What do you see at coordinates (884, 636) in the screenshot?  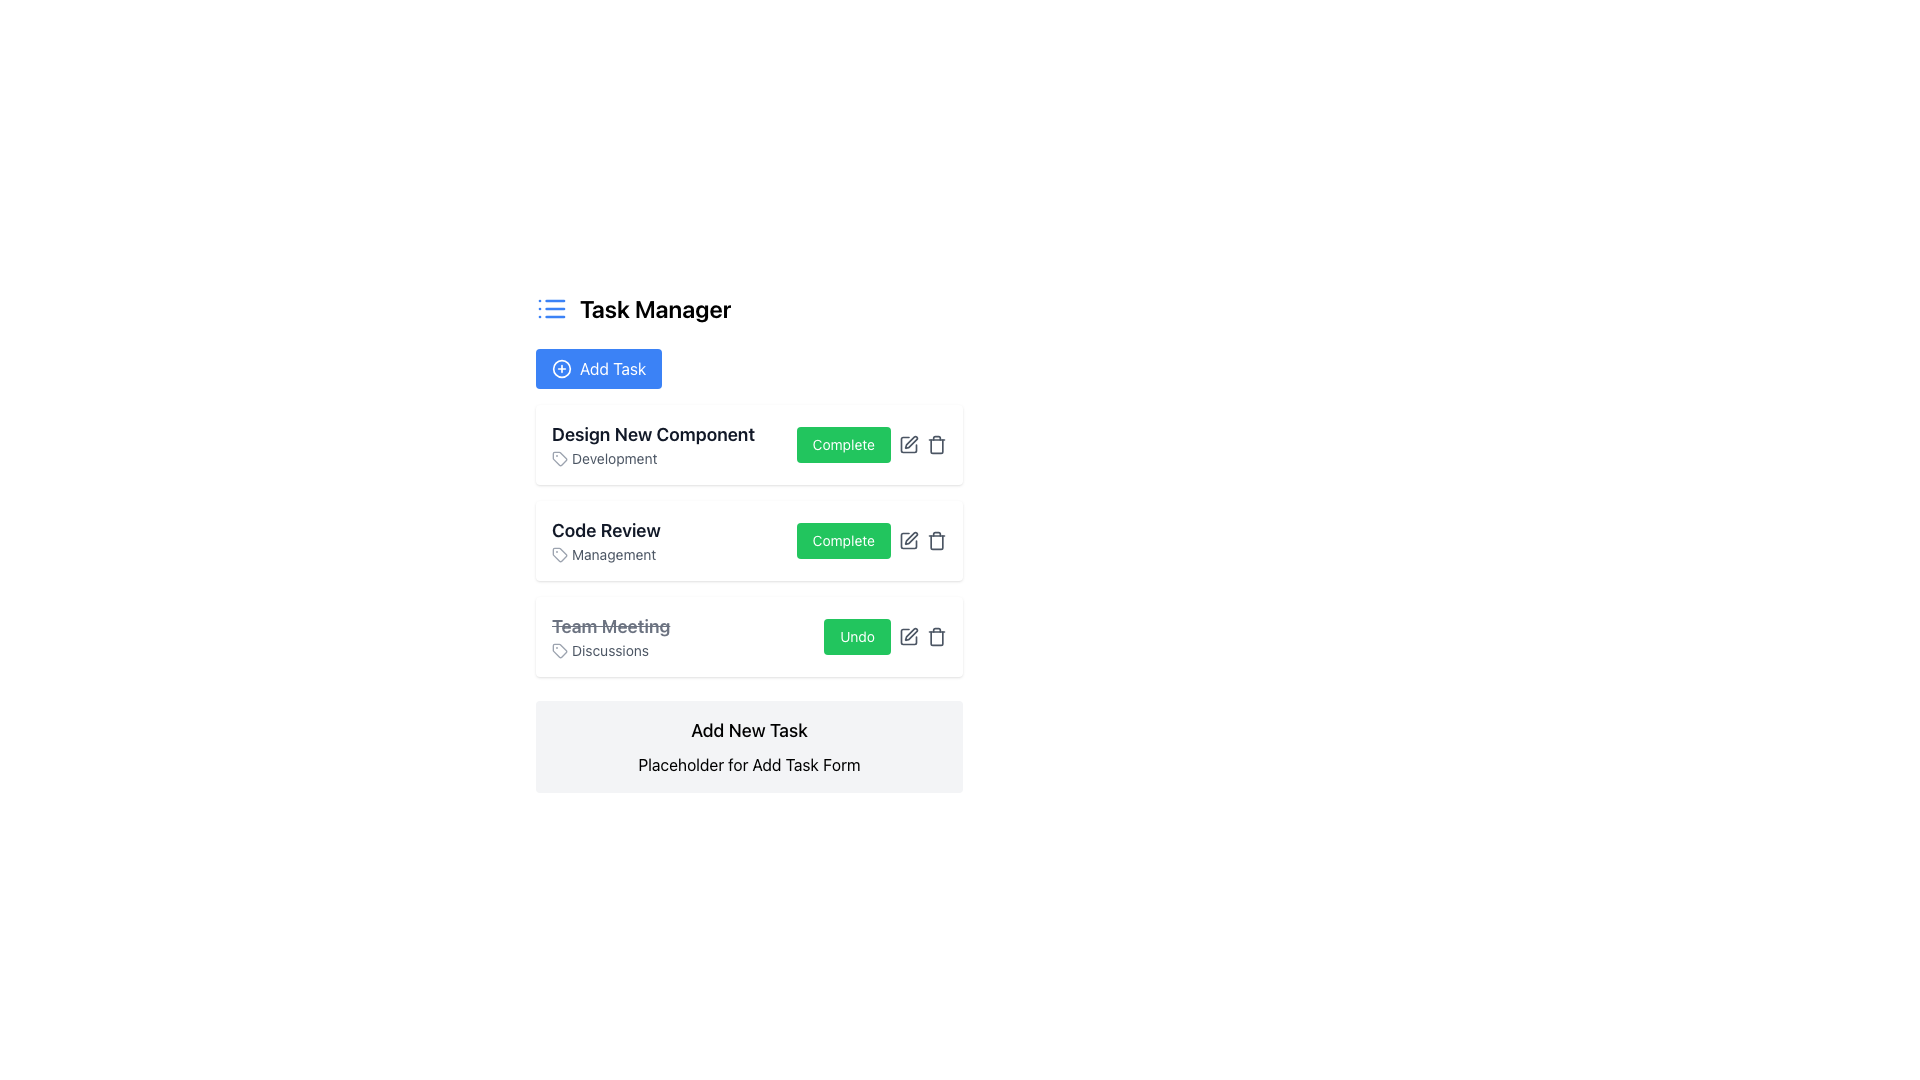 I see `the green 'Undo' button located in the third task row under 'Team Meeting'` at bounding box center [884, 636].